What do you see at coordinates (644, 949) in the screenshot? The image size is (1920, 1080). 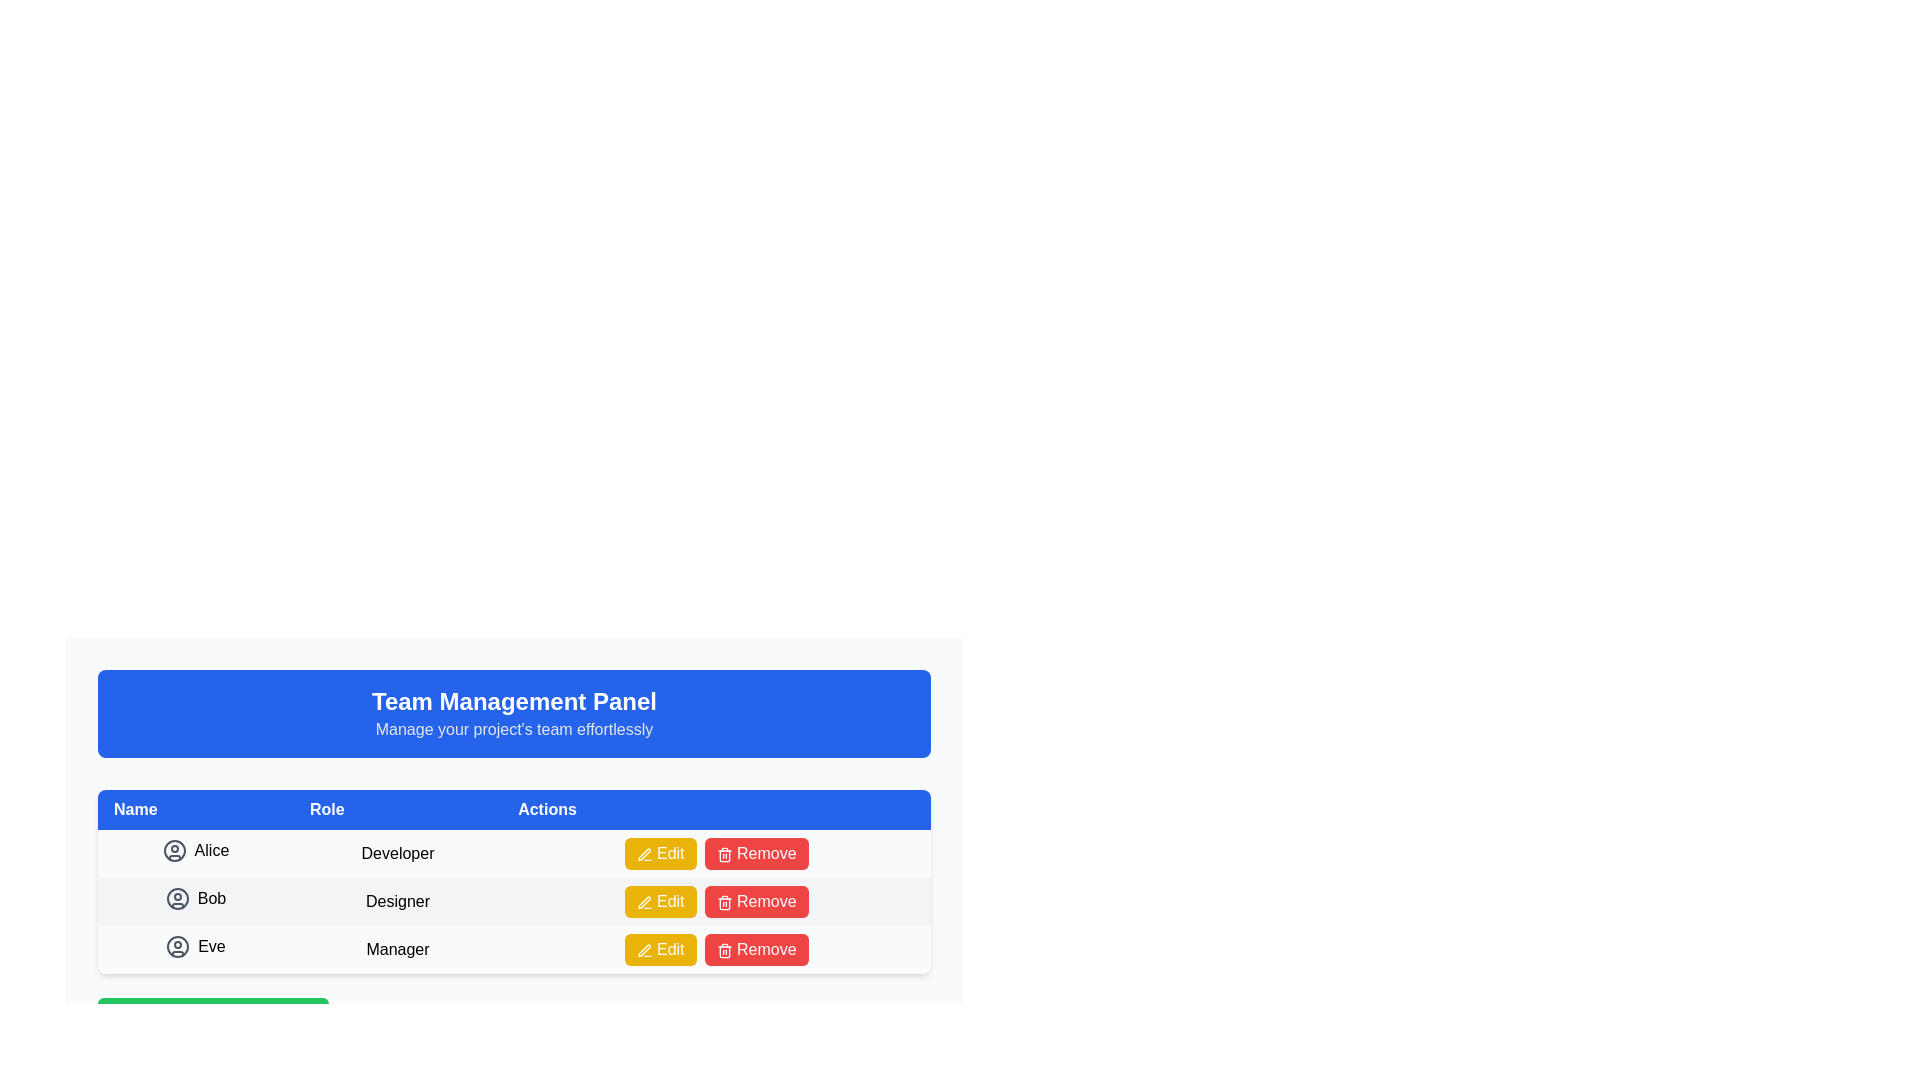 I see `the Edit icon located in the Actions column of the third row in the Team Management Panel, which visually indicates the editing operation` at bounding box center [644, 949].